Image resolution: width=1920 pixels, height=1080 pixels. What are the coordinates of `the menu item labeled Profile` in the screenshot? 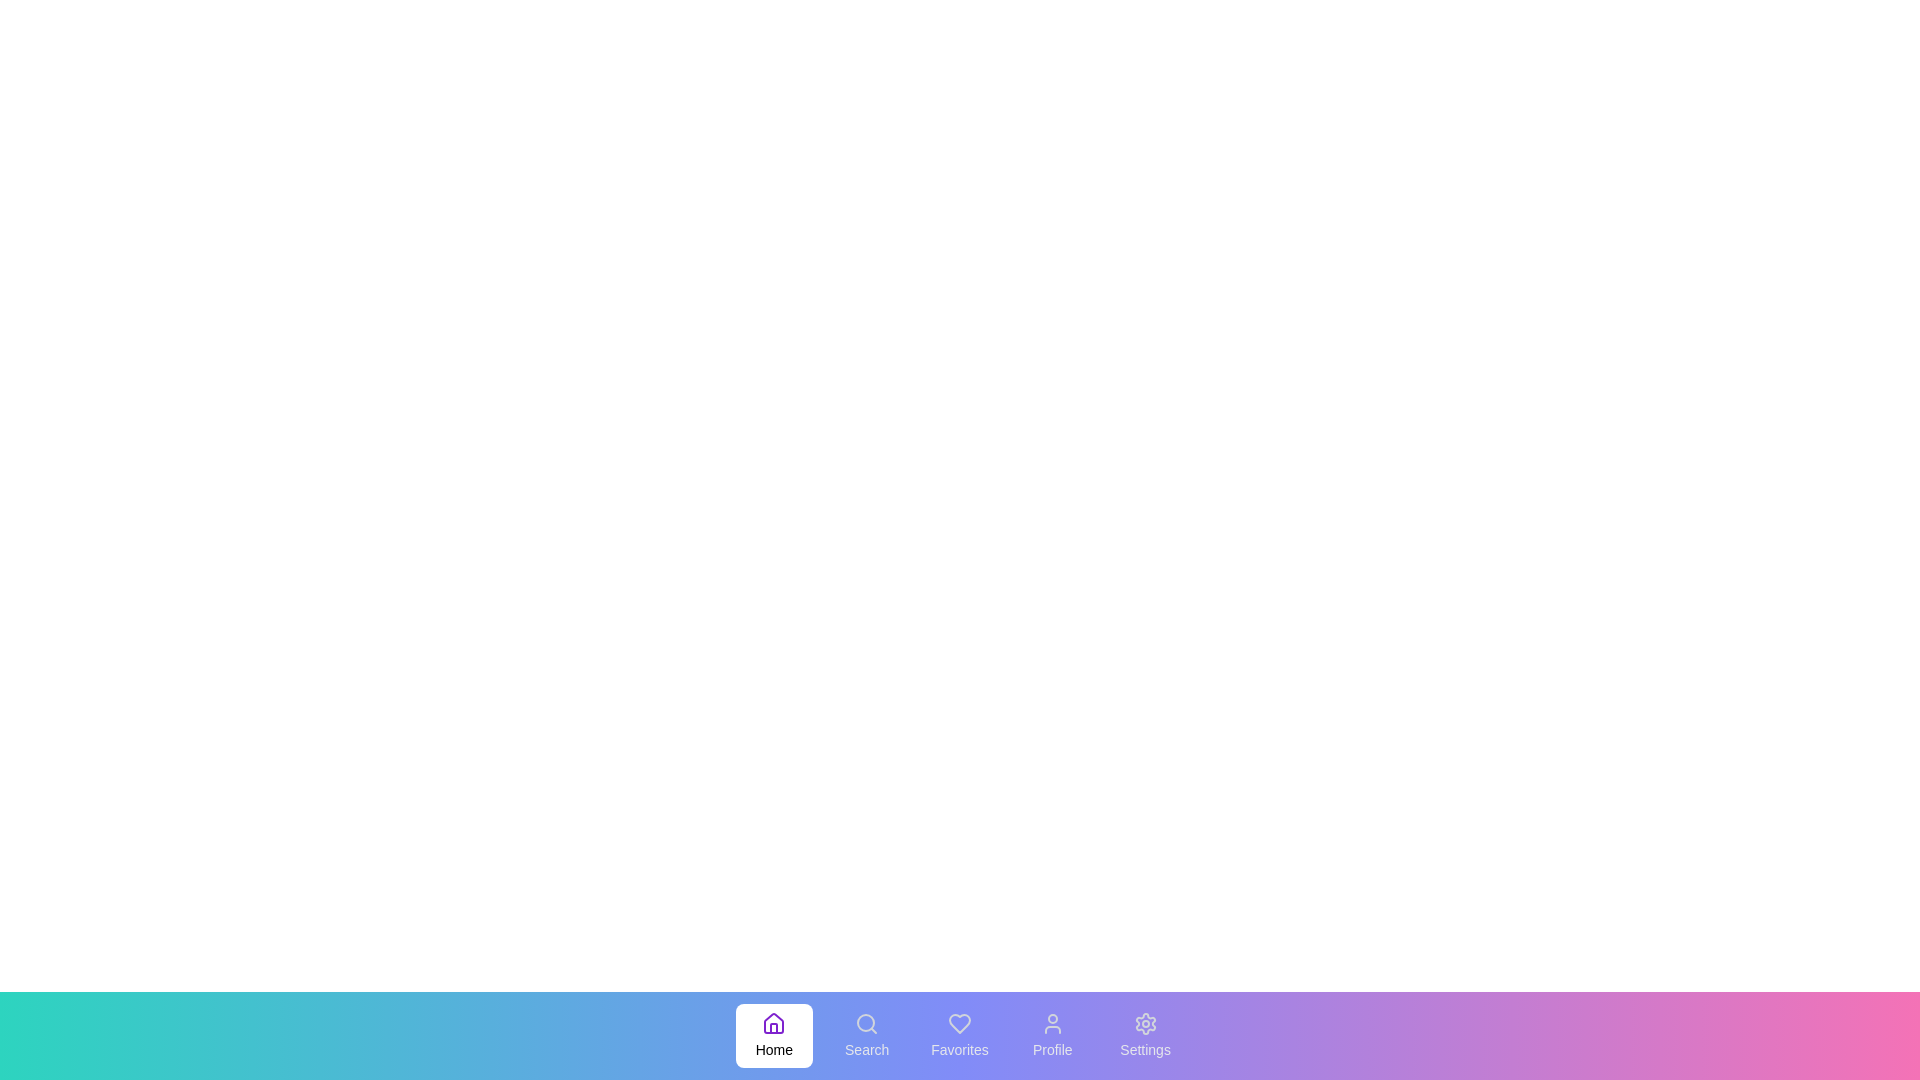 It's located at (1051, 1035).